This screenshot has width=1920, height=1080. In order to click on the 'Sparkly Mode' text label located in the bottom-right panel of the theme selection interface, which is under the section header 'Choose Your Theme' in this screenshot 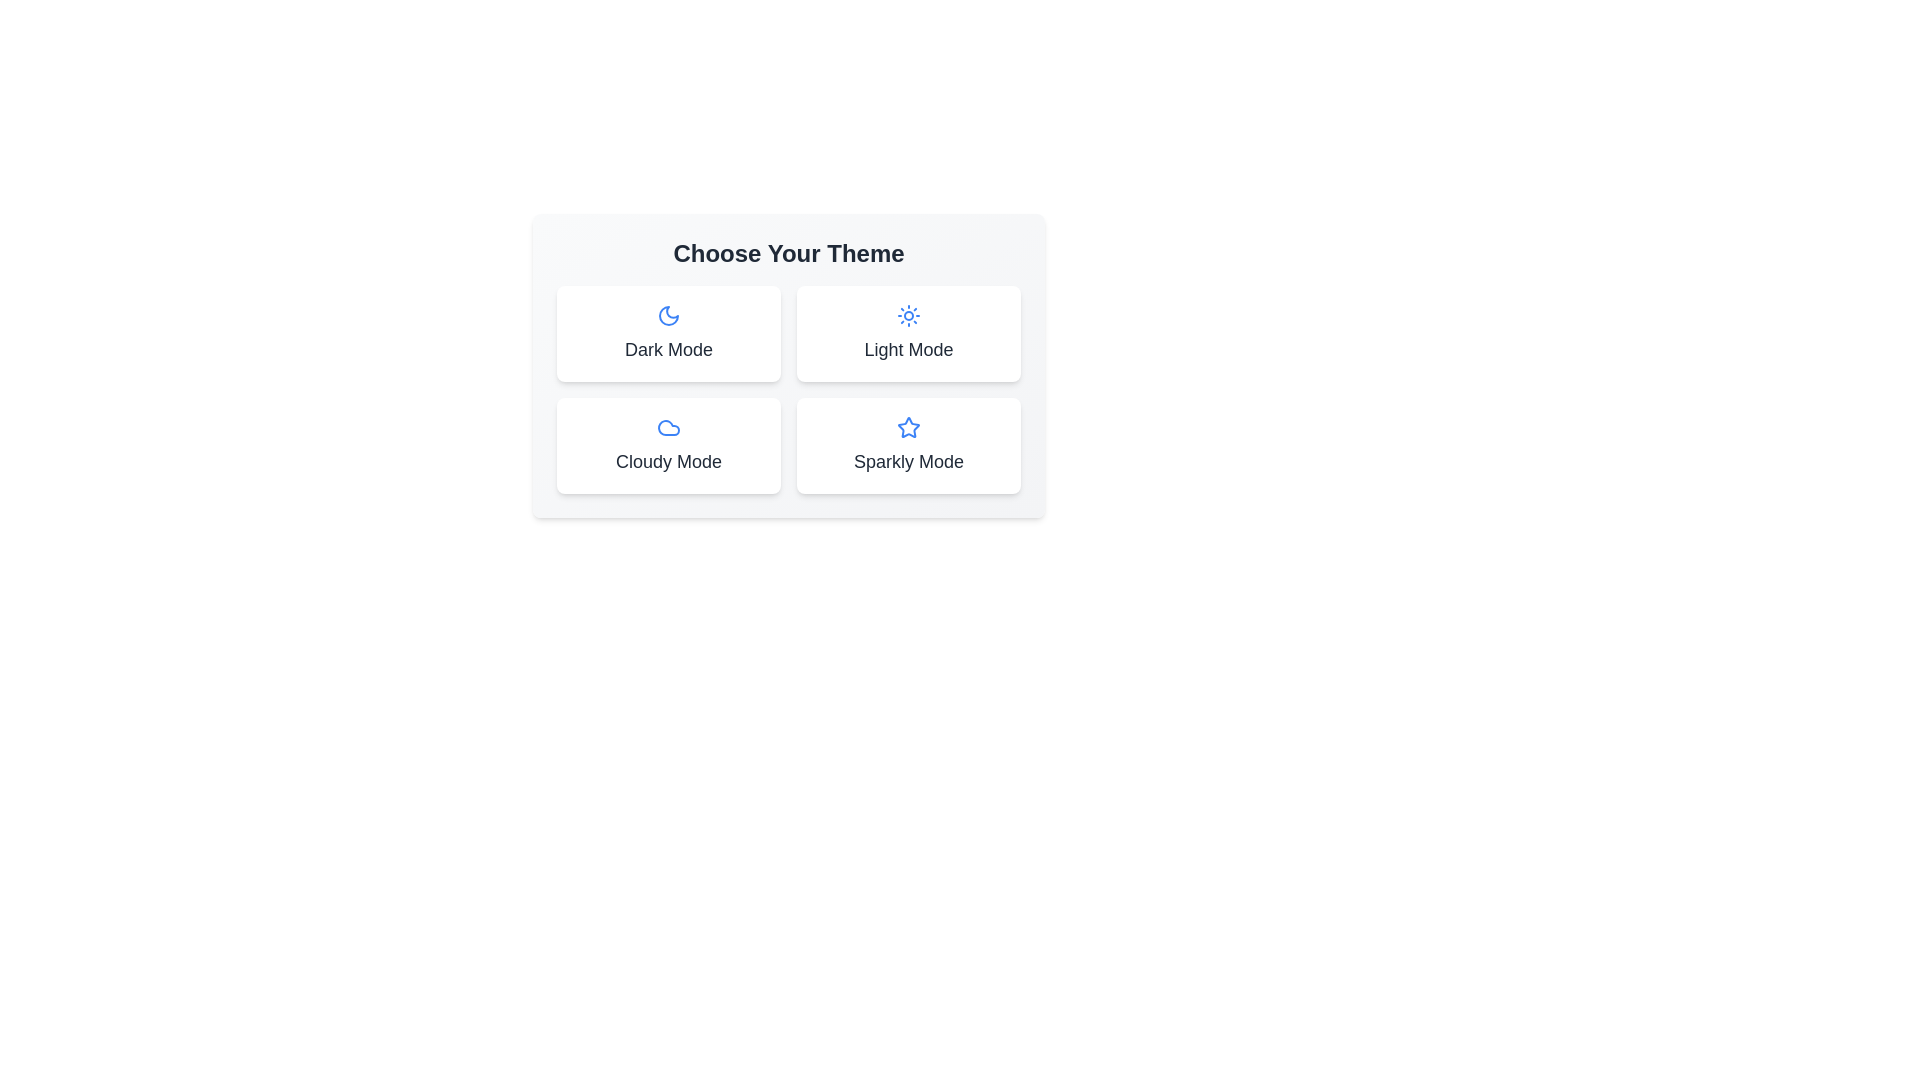, I will do `click(907, 462)`.